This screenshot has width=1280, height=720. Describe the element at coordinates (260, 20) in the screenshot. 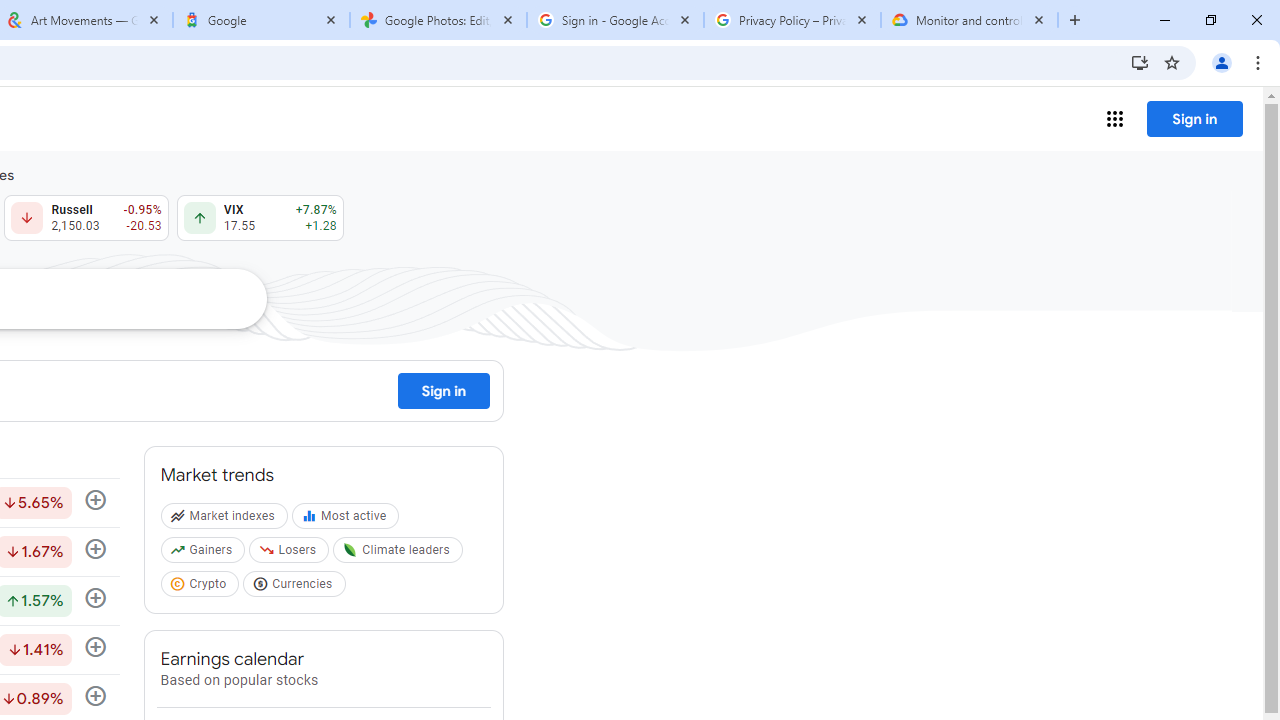

I see `'Google'` at that location.